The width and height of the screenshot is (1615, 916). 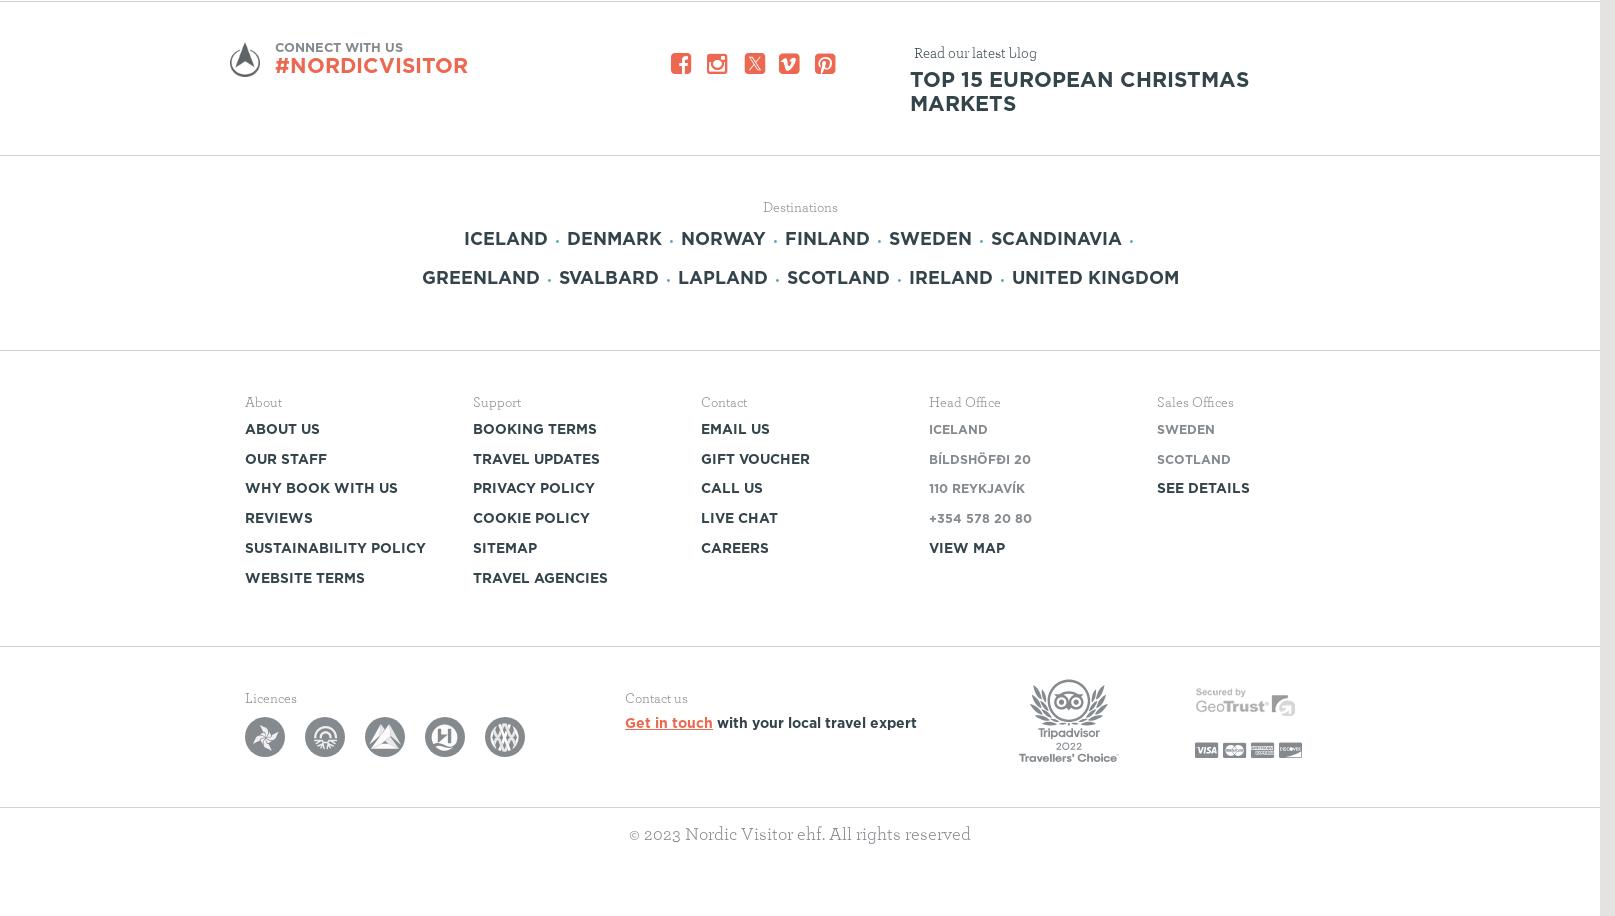 What do you see at coordinates (722, 275) in the screenshot?
I see `'Lapland'` at bounding box center [722, 275].